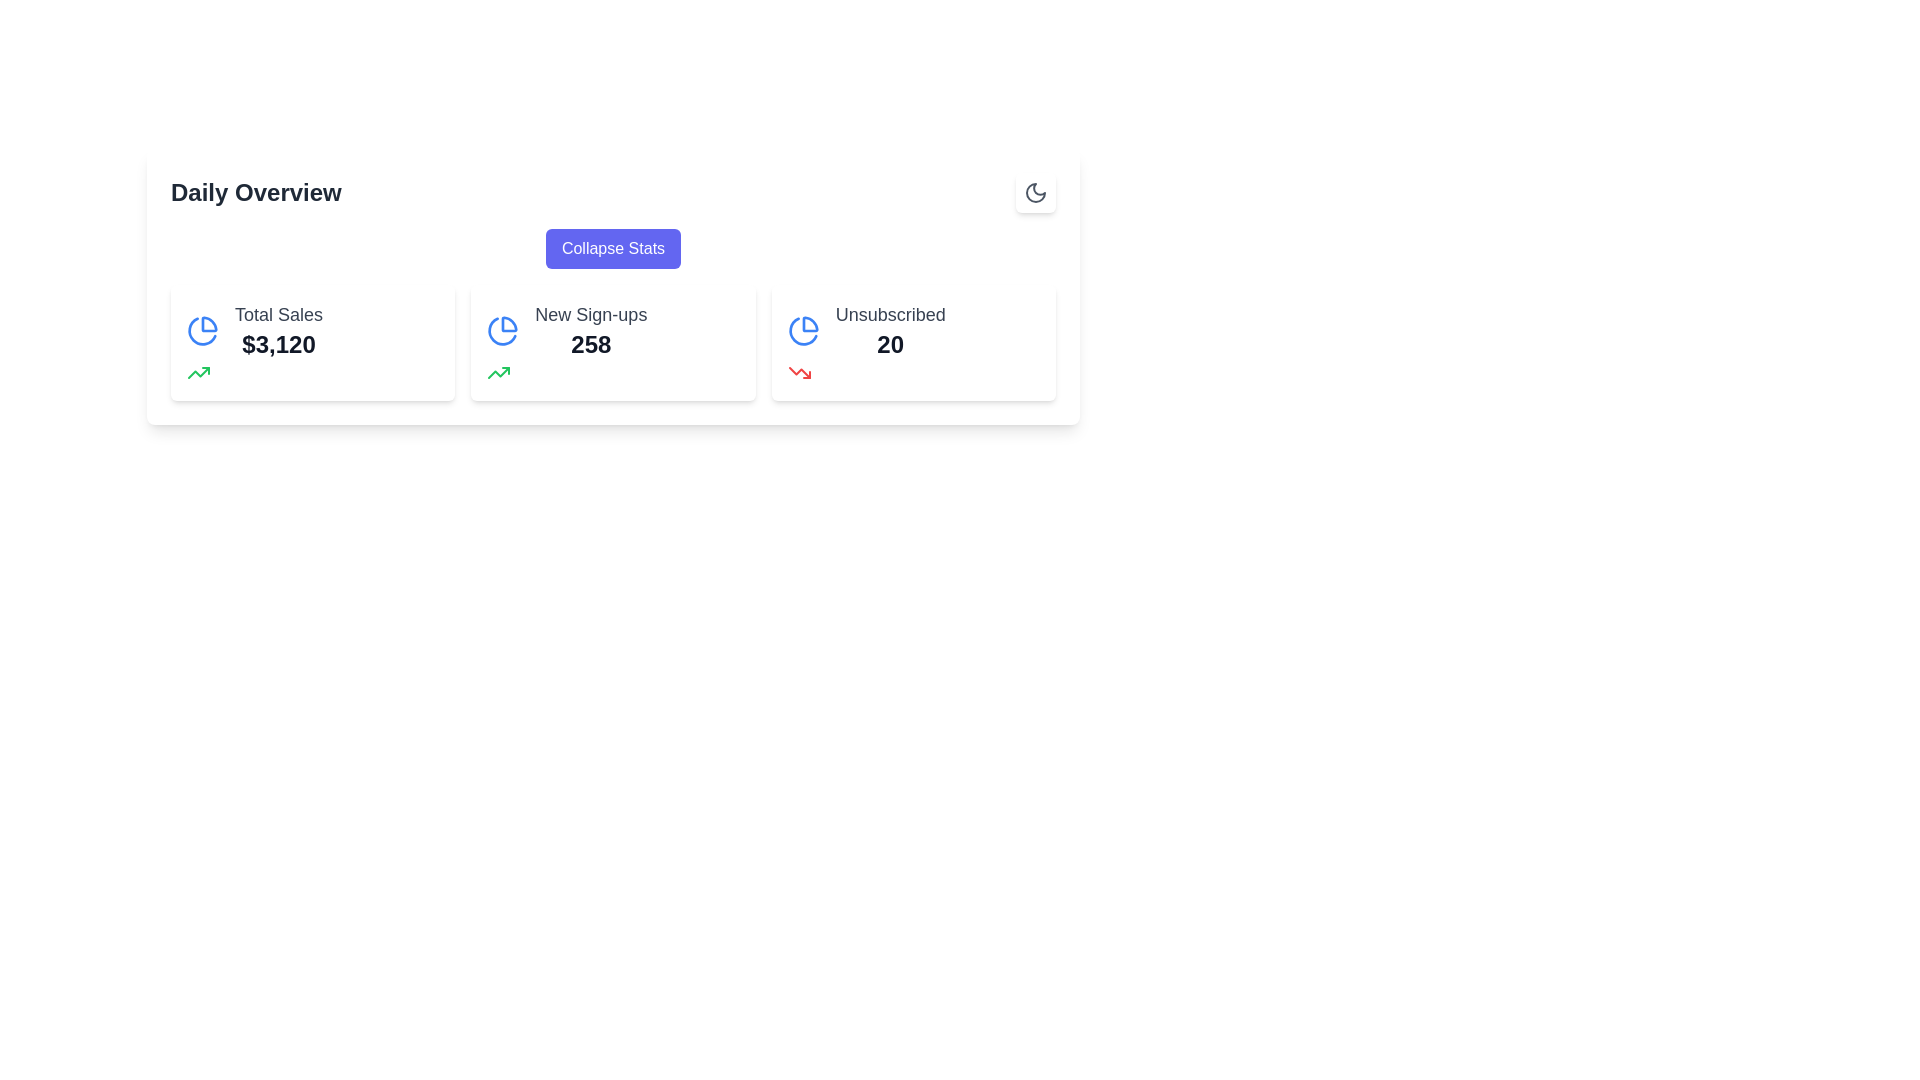 The height and width of the screenshot is (1080, 1920). Describe the element at coordinates (612, 315) in the screenshot. I see `the Information display (statistical overview) located below the 'Daily Overview' heading to potentially reveal tooltips` at that location.